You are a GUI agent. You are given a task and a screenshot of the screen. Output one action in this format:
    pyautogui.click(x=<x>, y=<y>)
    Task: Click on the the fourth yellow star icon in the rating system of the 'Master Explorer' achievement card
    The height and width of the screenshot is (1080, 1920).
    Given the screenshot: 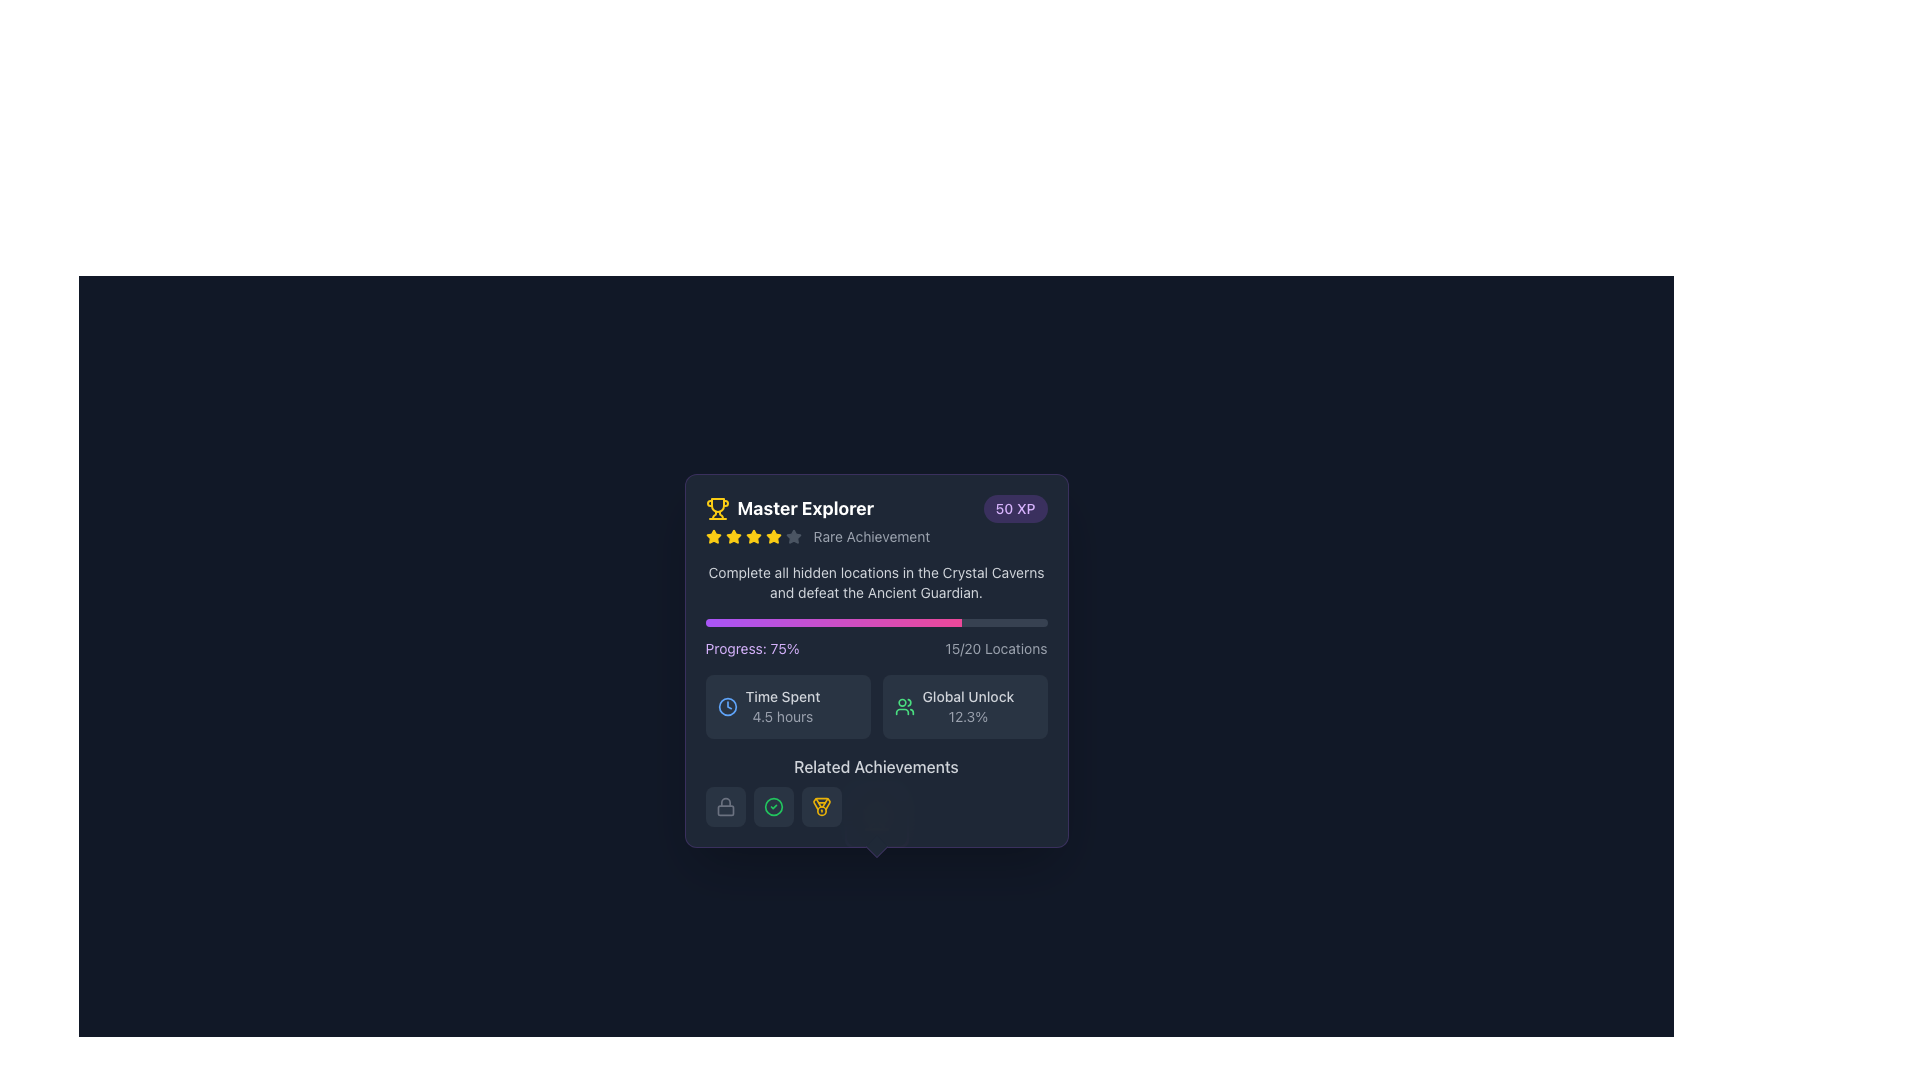 What is the action you would take?
    pyautogui.click(x=772, y=535)
    